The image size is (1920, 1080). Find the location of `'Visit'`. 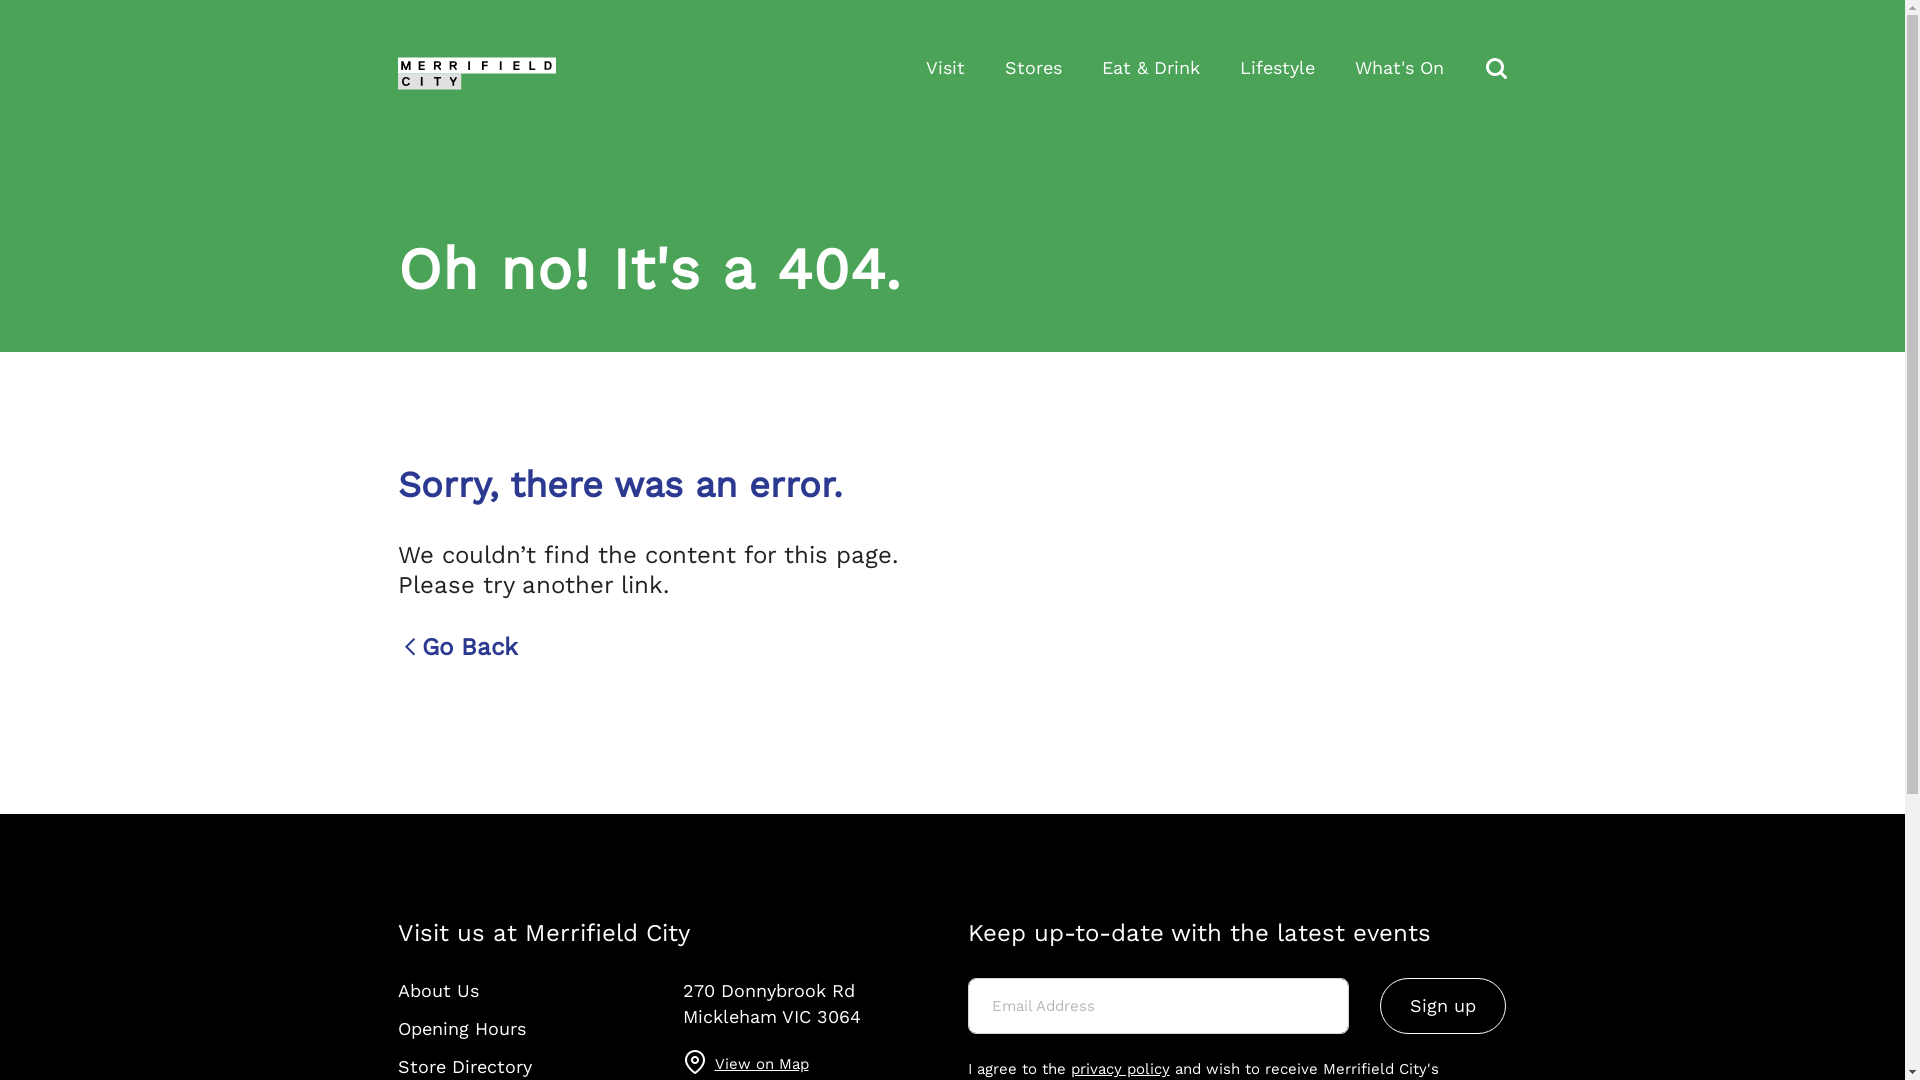

'Visit' is located at coordinates (944, 67).